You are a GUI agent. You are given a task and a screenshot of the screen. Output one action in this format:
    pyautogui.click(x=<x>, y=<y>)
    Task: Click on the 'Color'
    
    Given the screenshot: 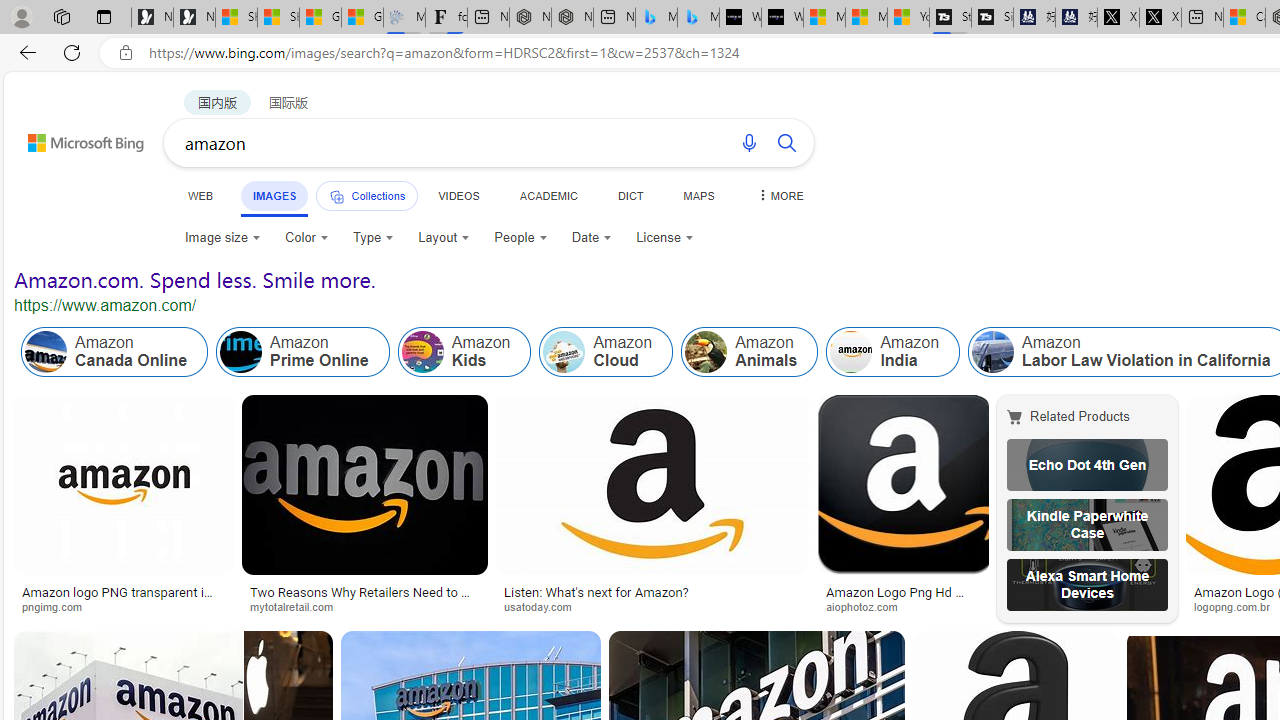 What is the action you would take?
    pyautogui.click(x=304, y=236)
    